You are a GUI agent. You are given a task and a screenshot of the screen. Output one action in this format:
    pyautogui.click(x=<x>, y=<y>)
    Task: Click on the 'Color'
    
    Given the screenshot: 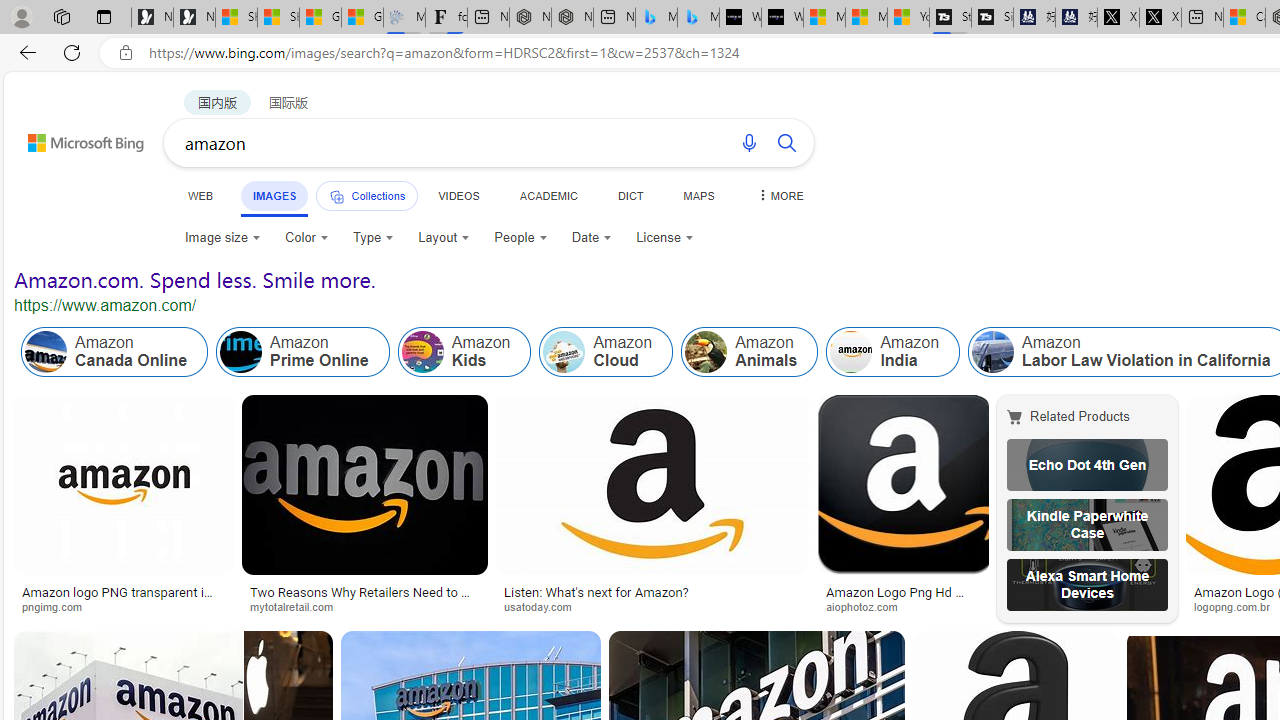 What is the action you would take?
    pyautogui.click(x=304, y=236)
    